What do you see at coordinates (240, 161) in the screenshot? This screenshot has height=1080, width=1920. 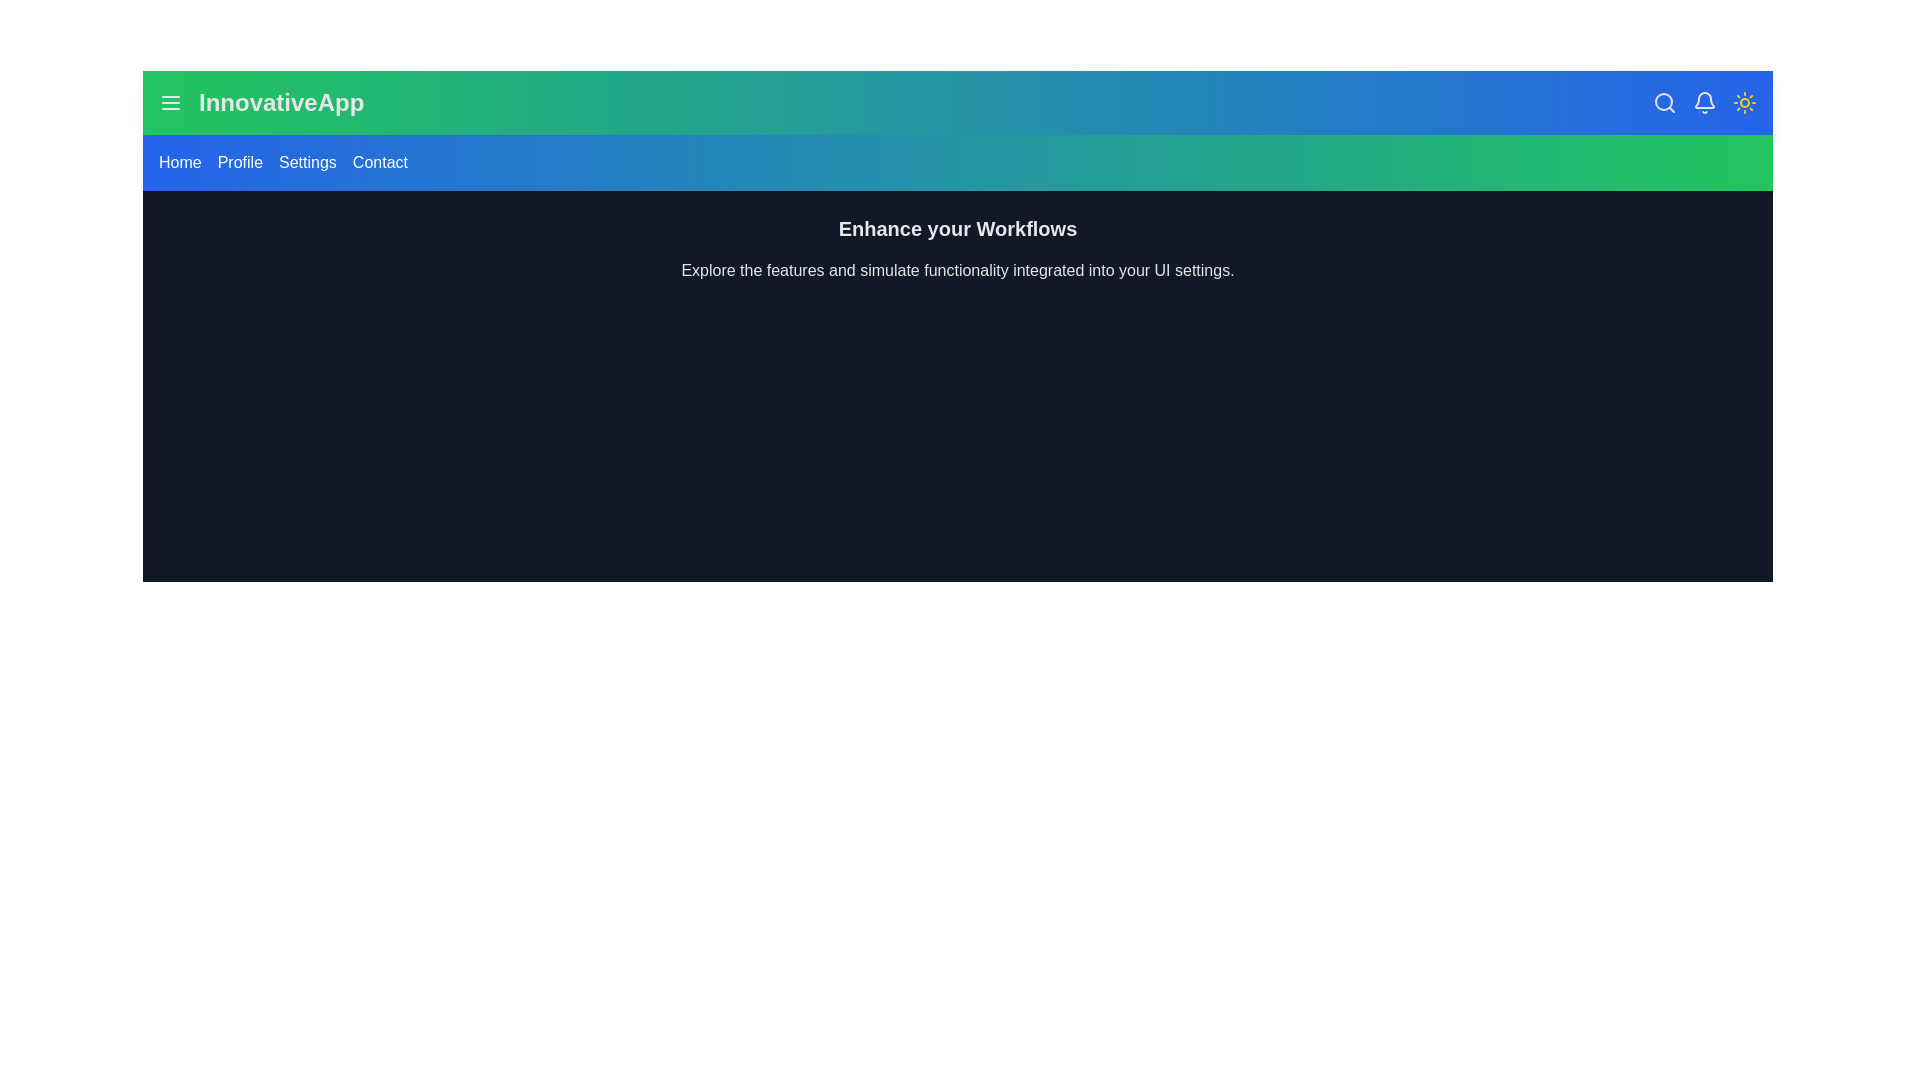 I see `the navigation link Profile to observe its hover effect` at bounding box center [240, 161].